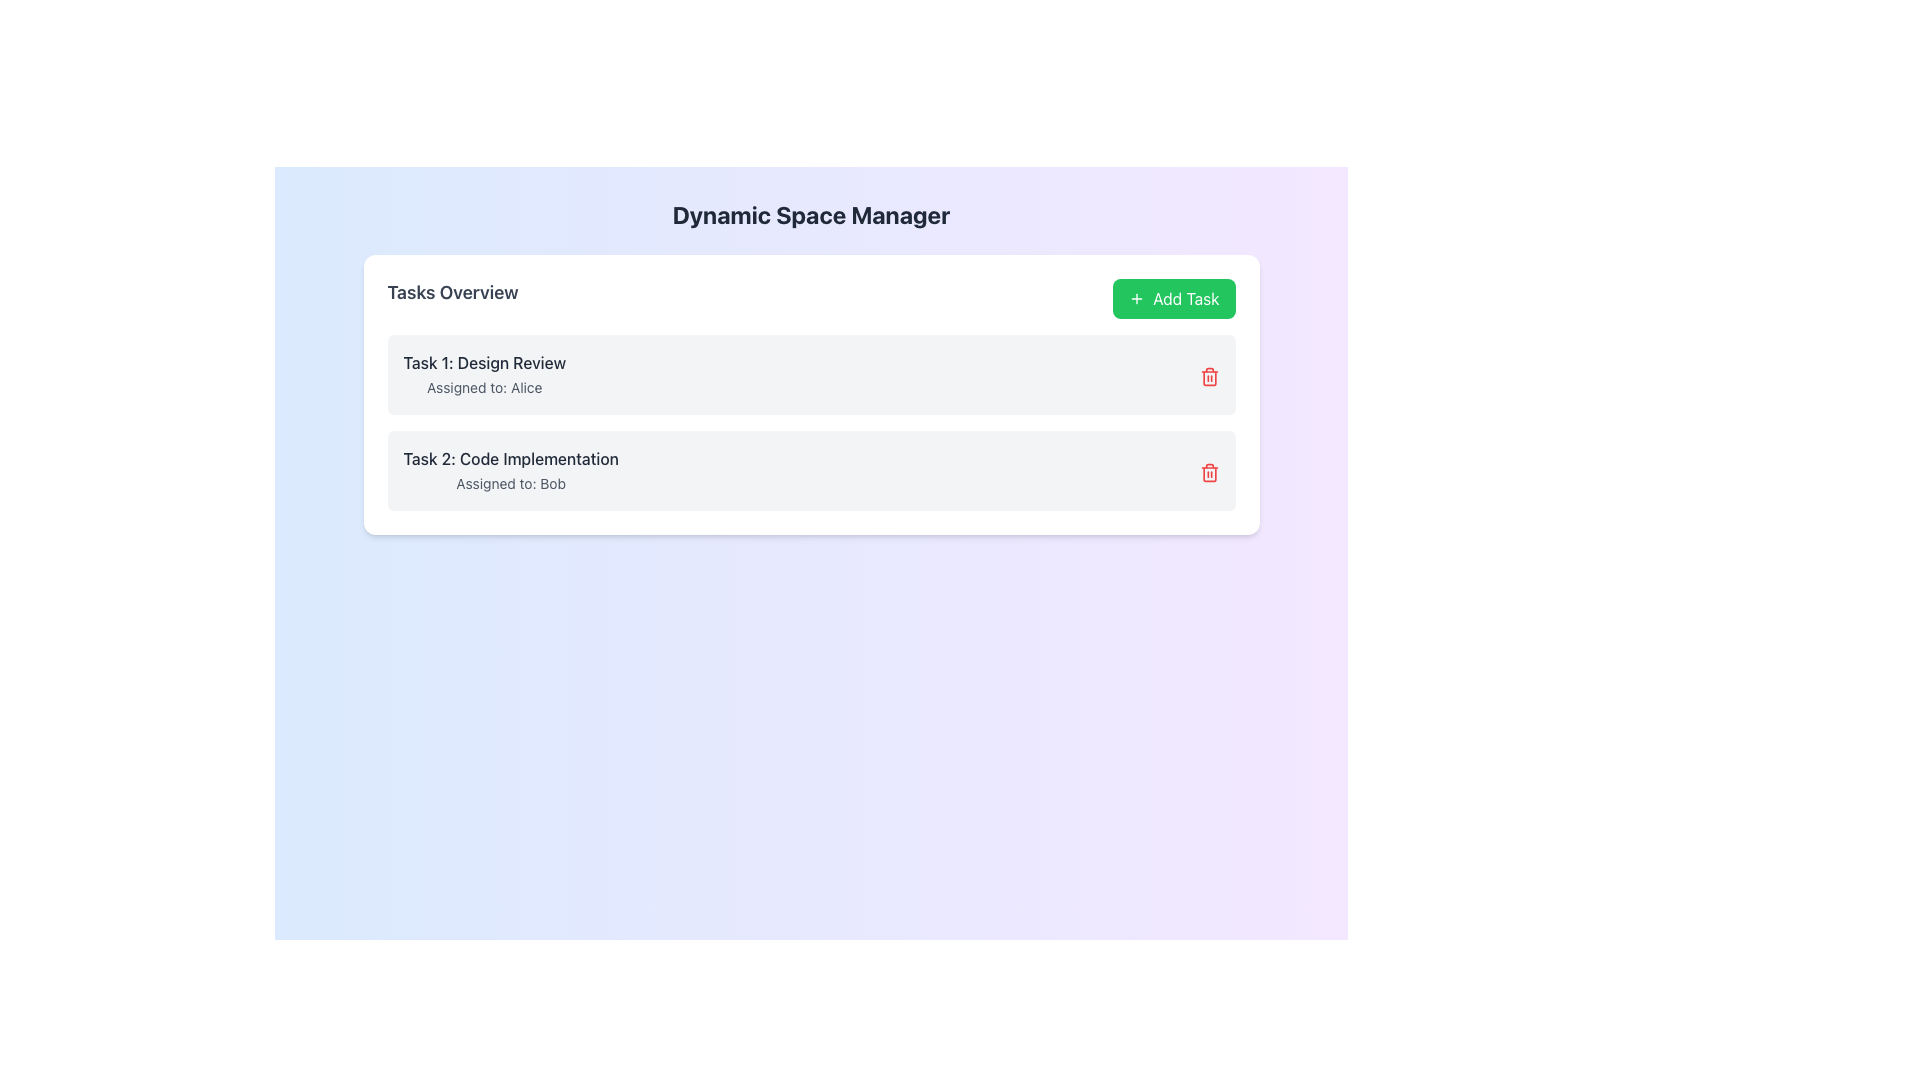 The image size is (1920, 1080). I want to click on the delete icon button associated with 'Task 1: Design Review', so click(1208, 376).